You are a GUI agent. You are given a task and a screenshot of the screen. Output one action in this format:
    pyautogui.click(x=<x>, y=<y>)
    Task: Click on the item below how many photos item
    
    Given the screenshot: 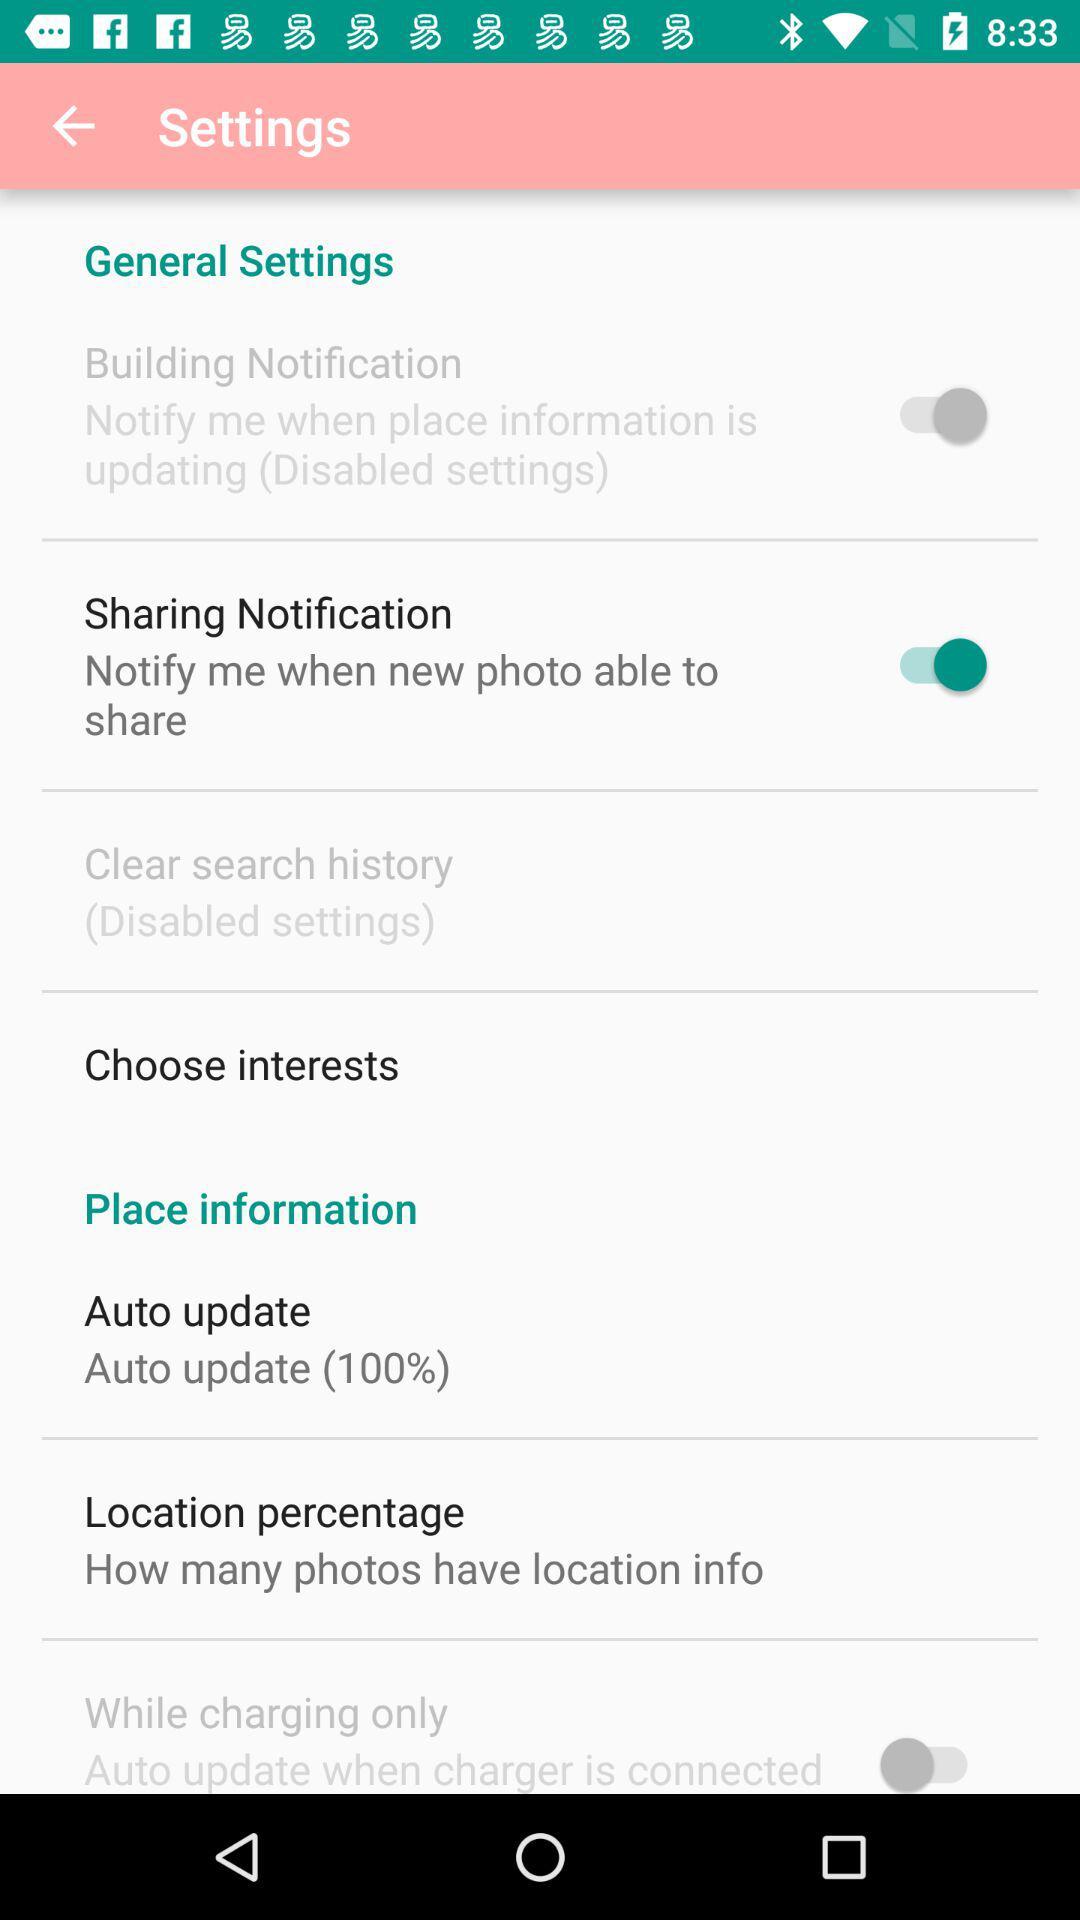 What is the action you would take?
    pyautogui.click(x=265, y=1710)
    